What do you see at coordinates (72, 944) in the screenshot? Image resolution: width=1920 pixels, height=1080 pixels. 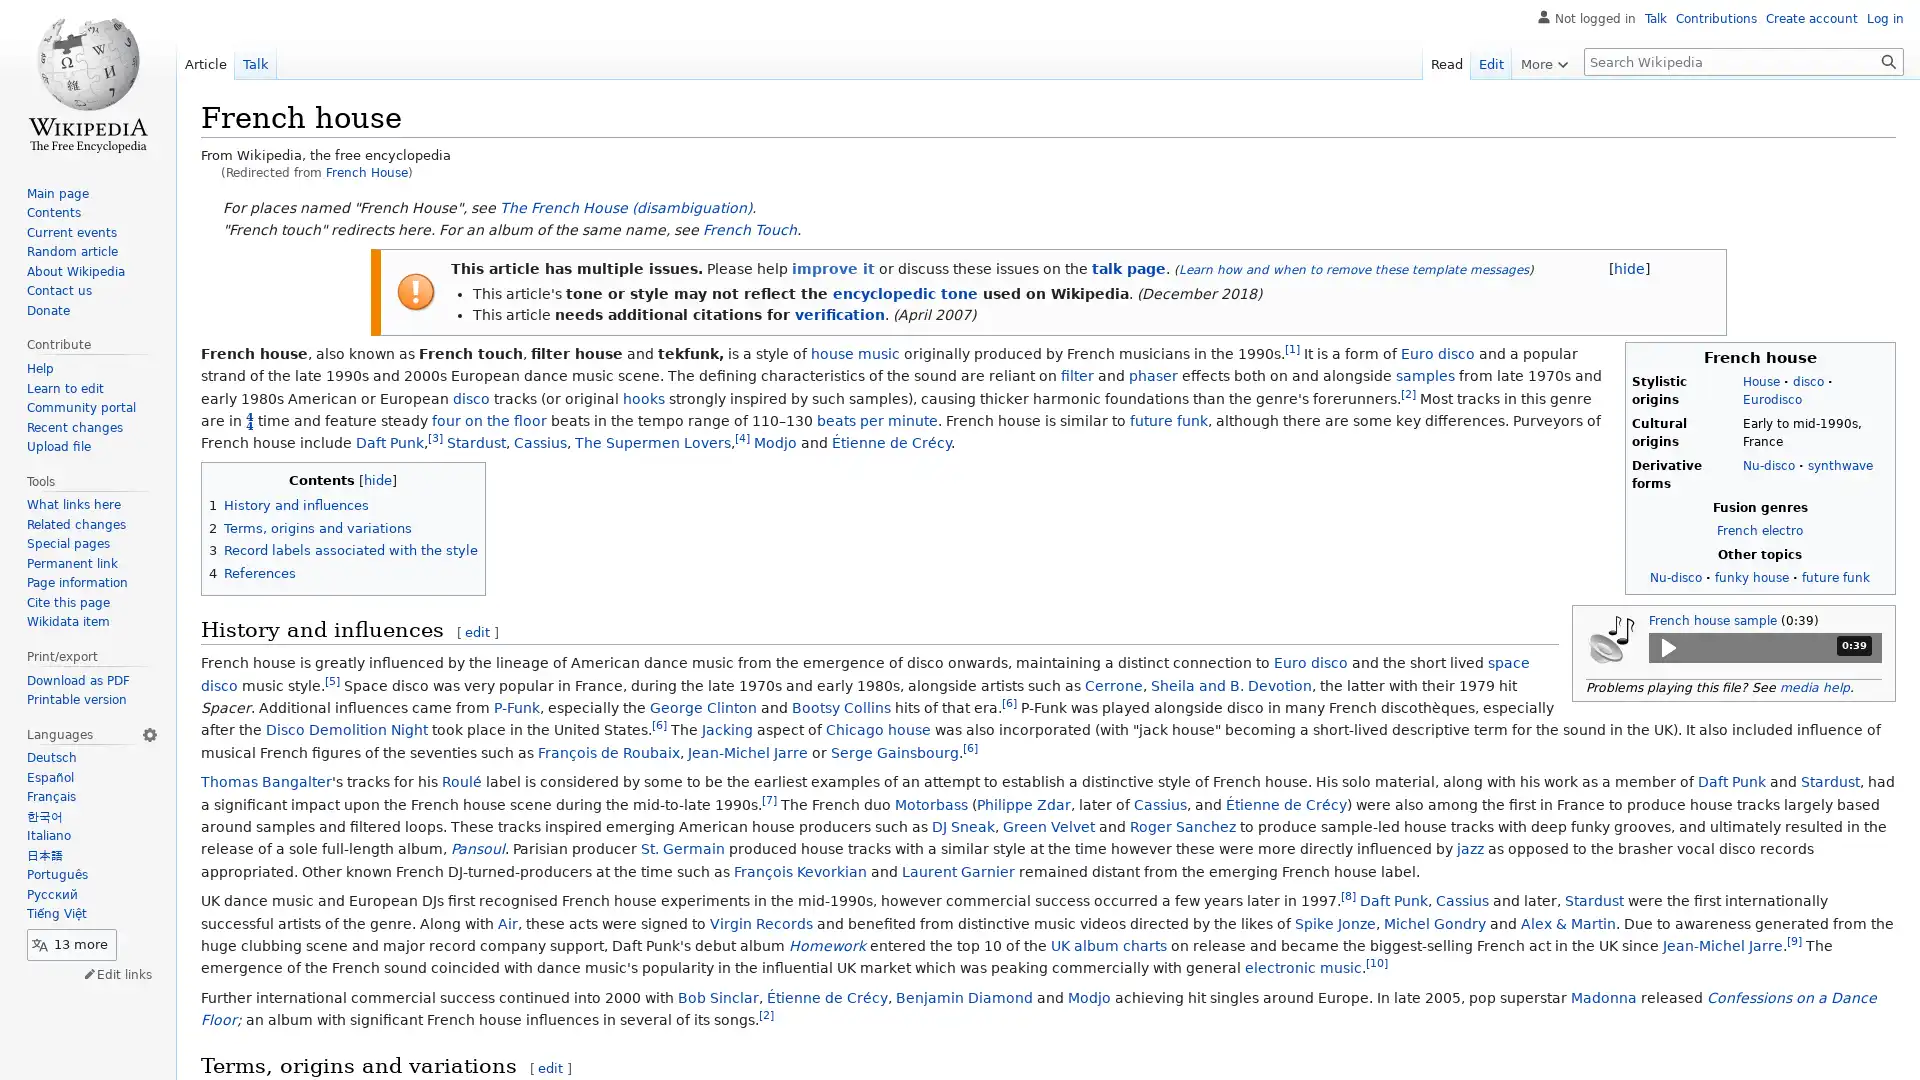 I see `13 more` at bounding box center [72, 944].